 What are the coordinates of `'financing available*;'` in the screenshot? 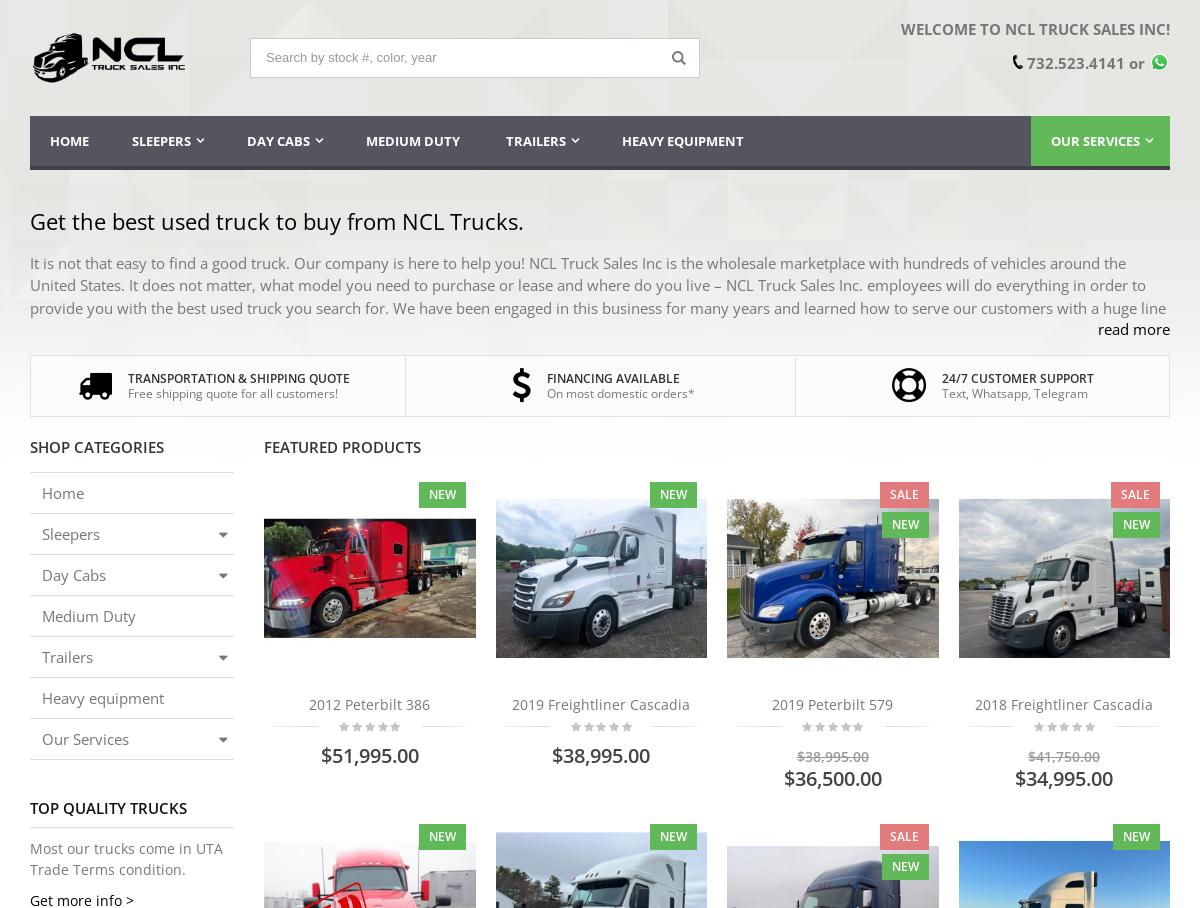 It's located at (51, 706).